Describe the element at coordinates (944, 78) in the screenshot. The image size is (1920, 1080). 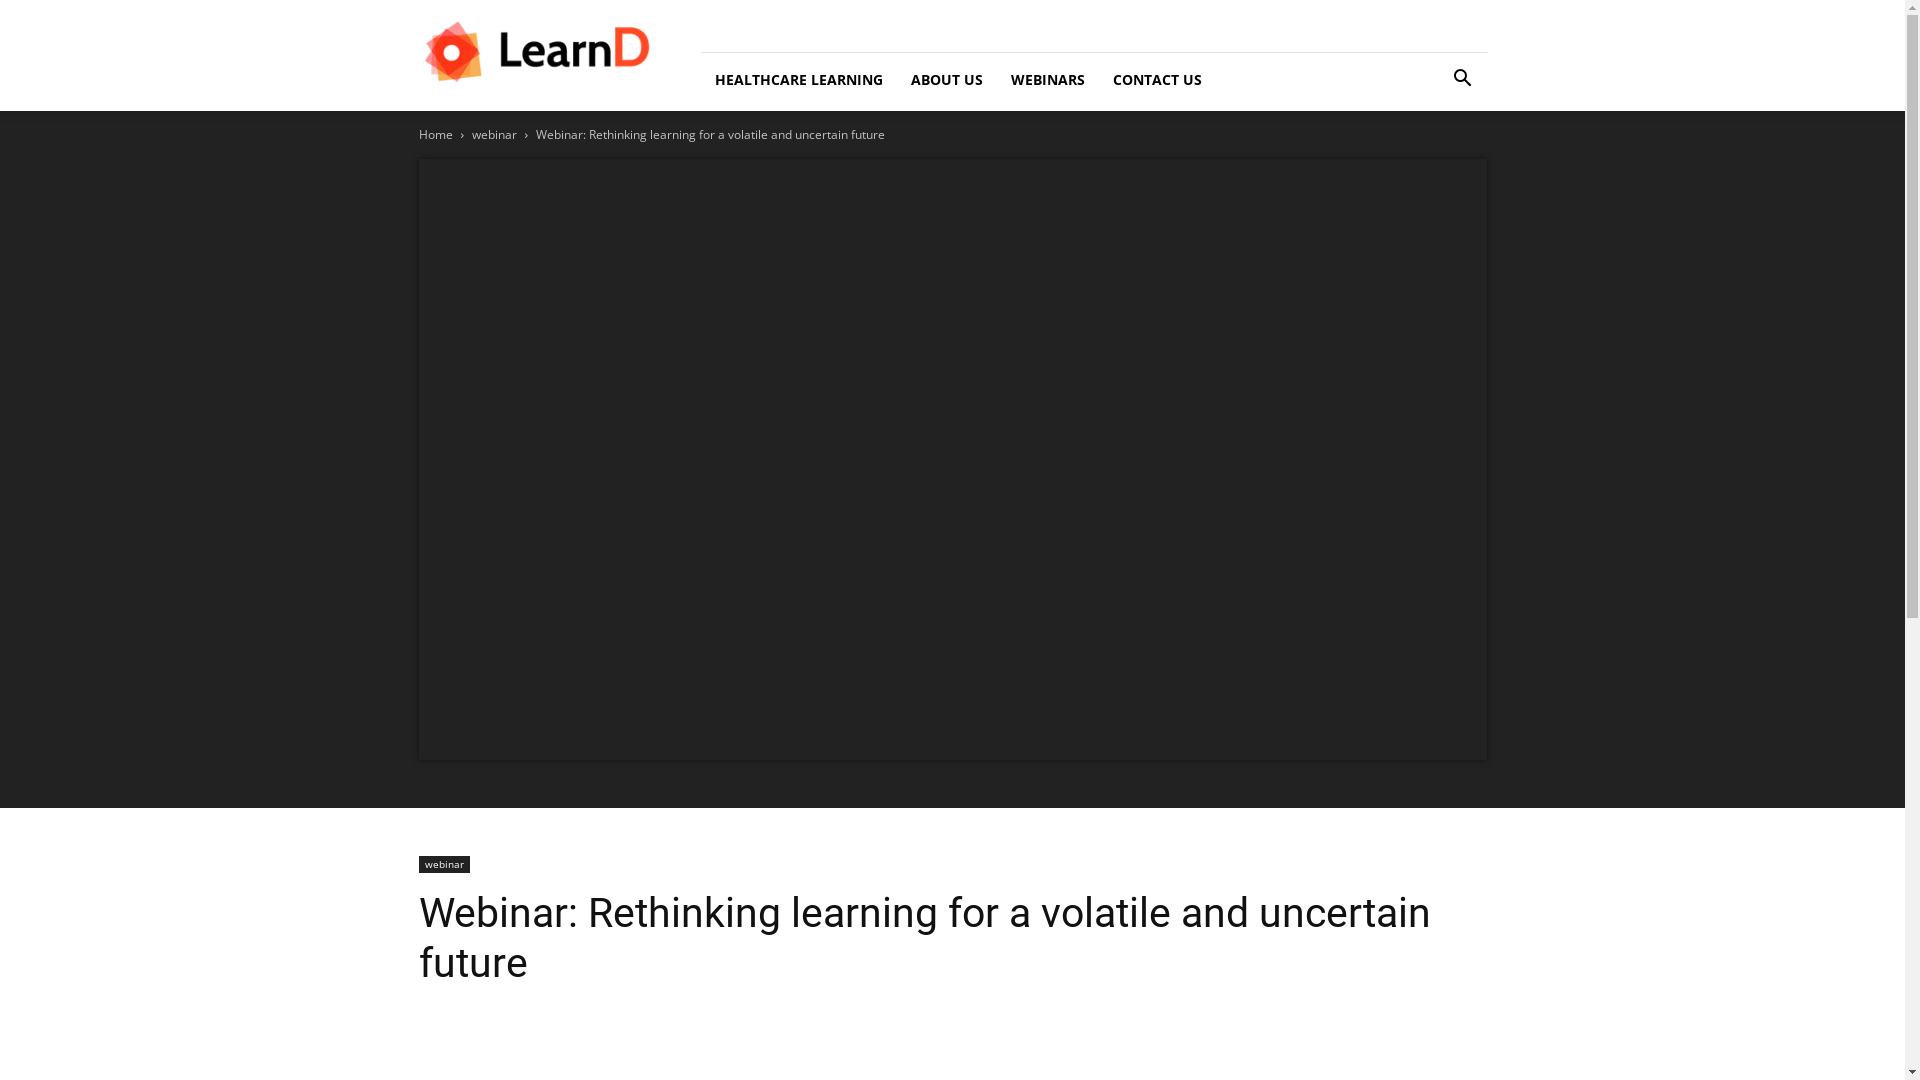
I see `'ABOUT US'` at that location.